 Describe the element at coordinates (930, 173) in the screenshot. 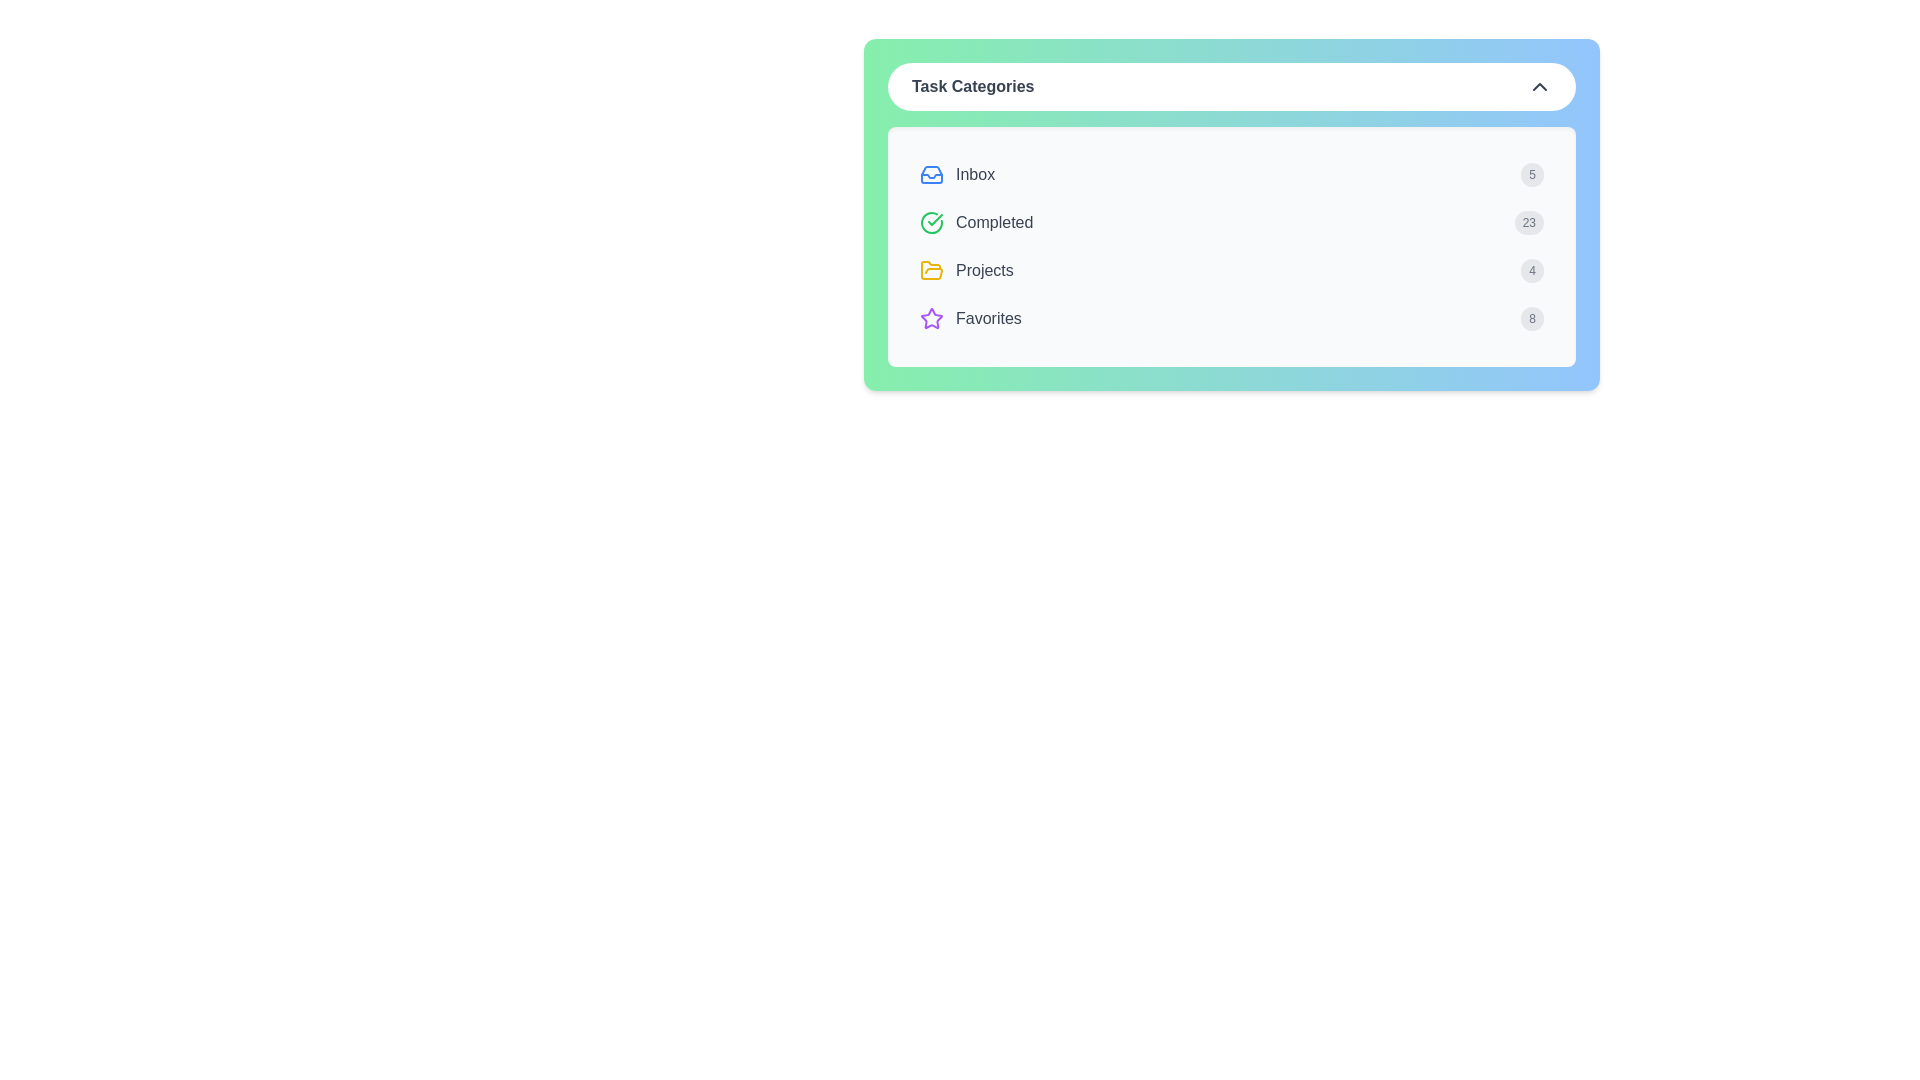

I see `the inbox box icon, which is the first icon in the 'Task Categories' list, styled with an outline design and blue color, located at the upper-left portion of the panel` at that location.